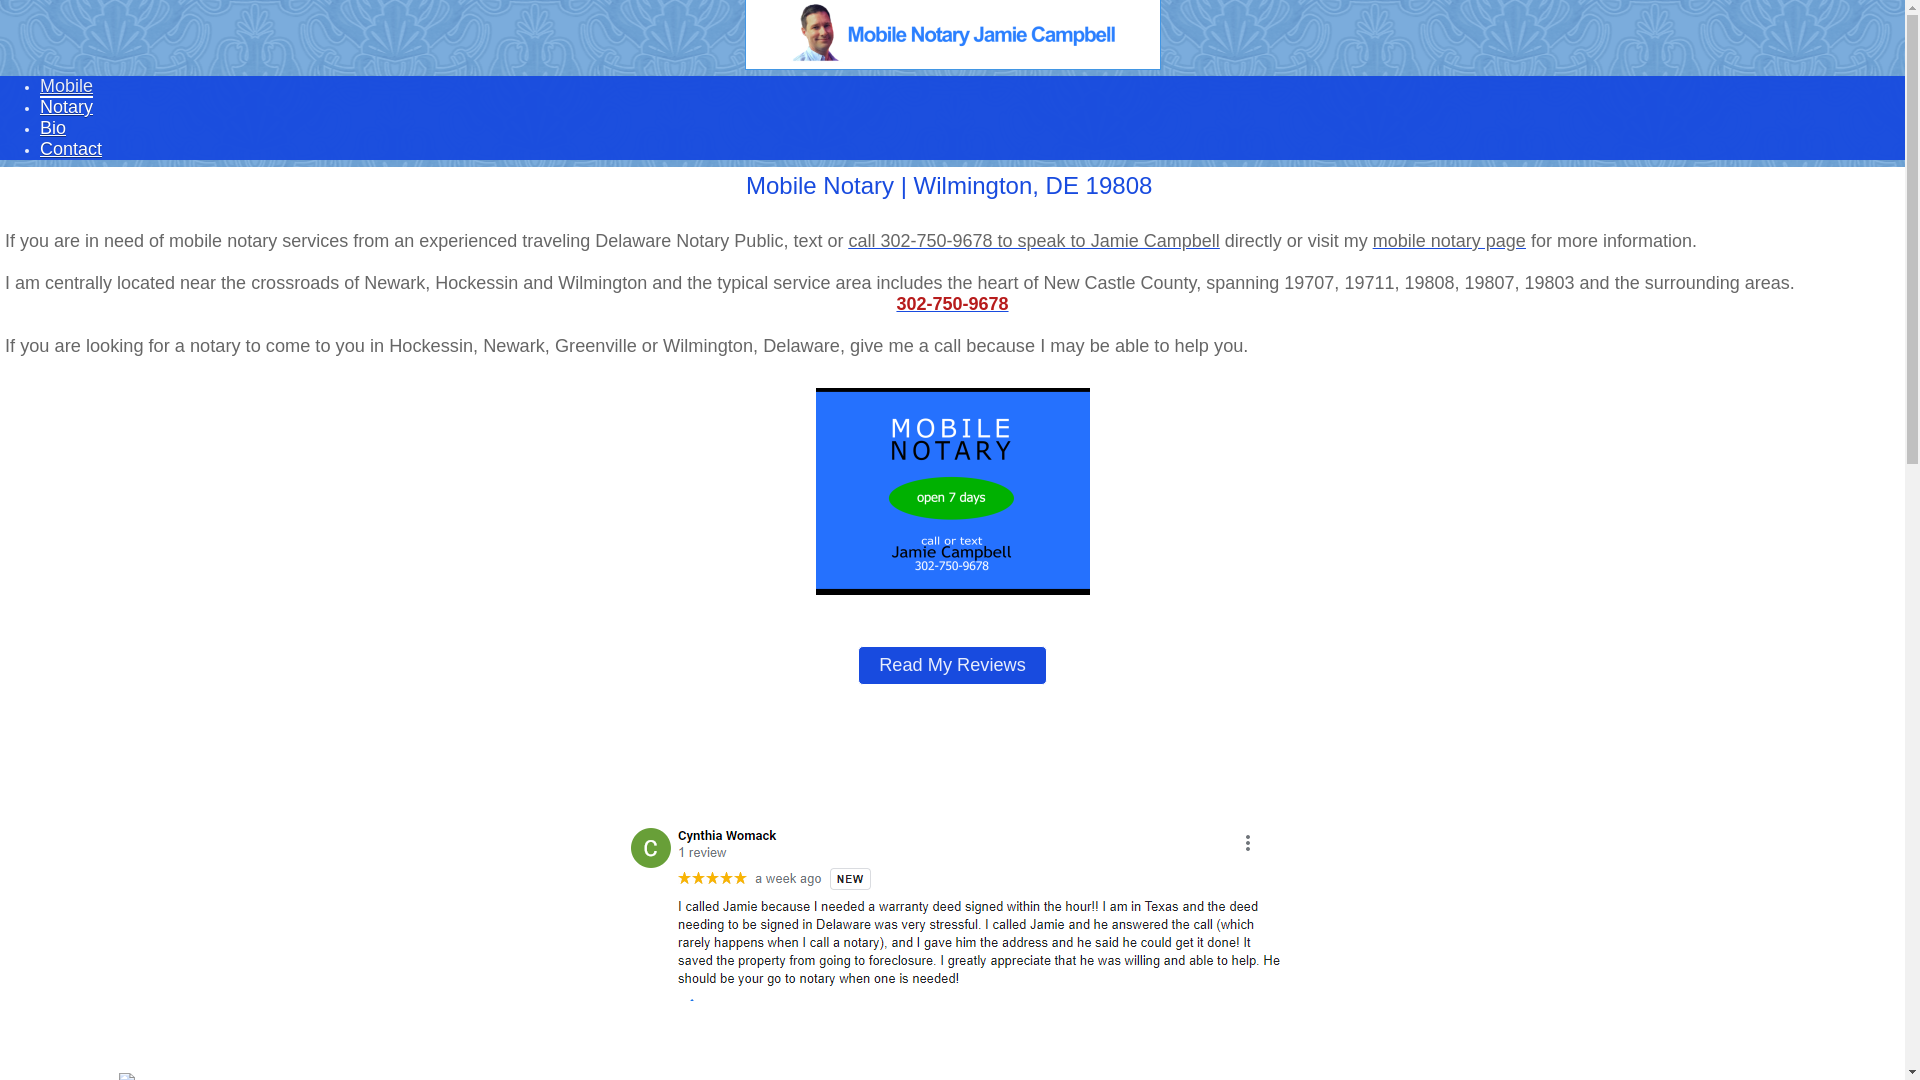 This screenshot has width=1920, height=1080. What do you see at coordinates (66, 86) in the screenshot?
I see `'Mobile'` at bounding box center [66, 86].